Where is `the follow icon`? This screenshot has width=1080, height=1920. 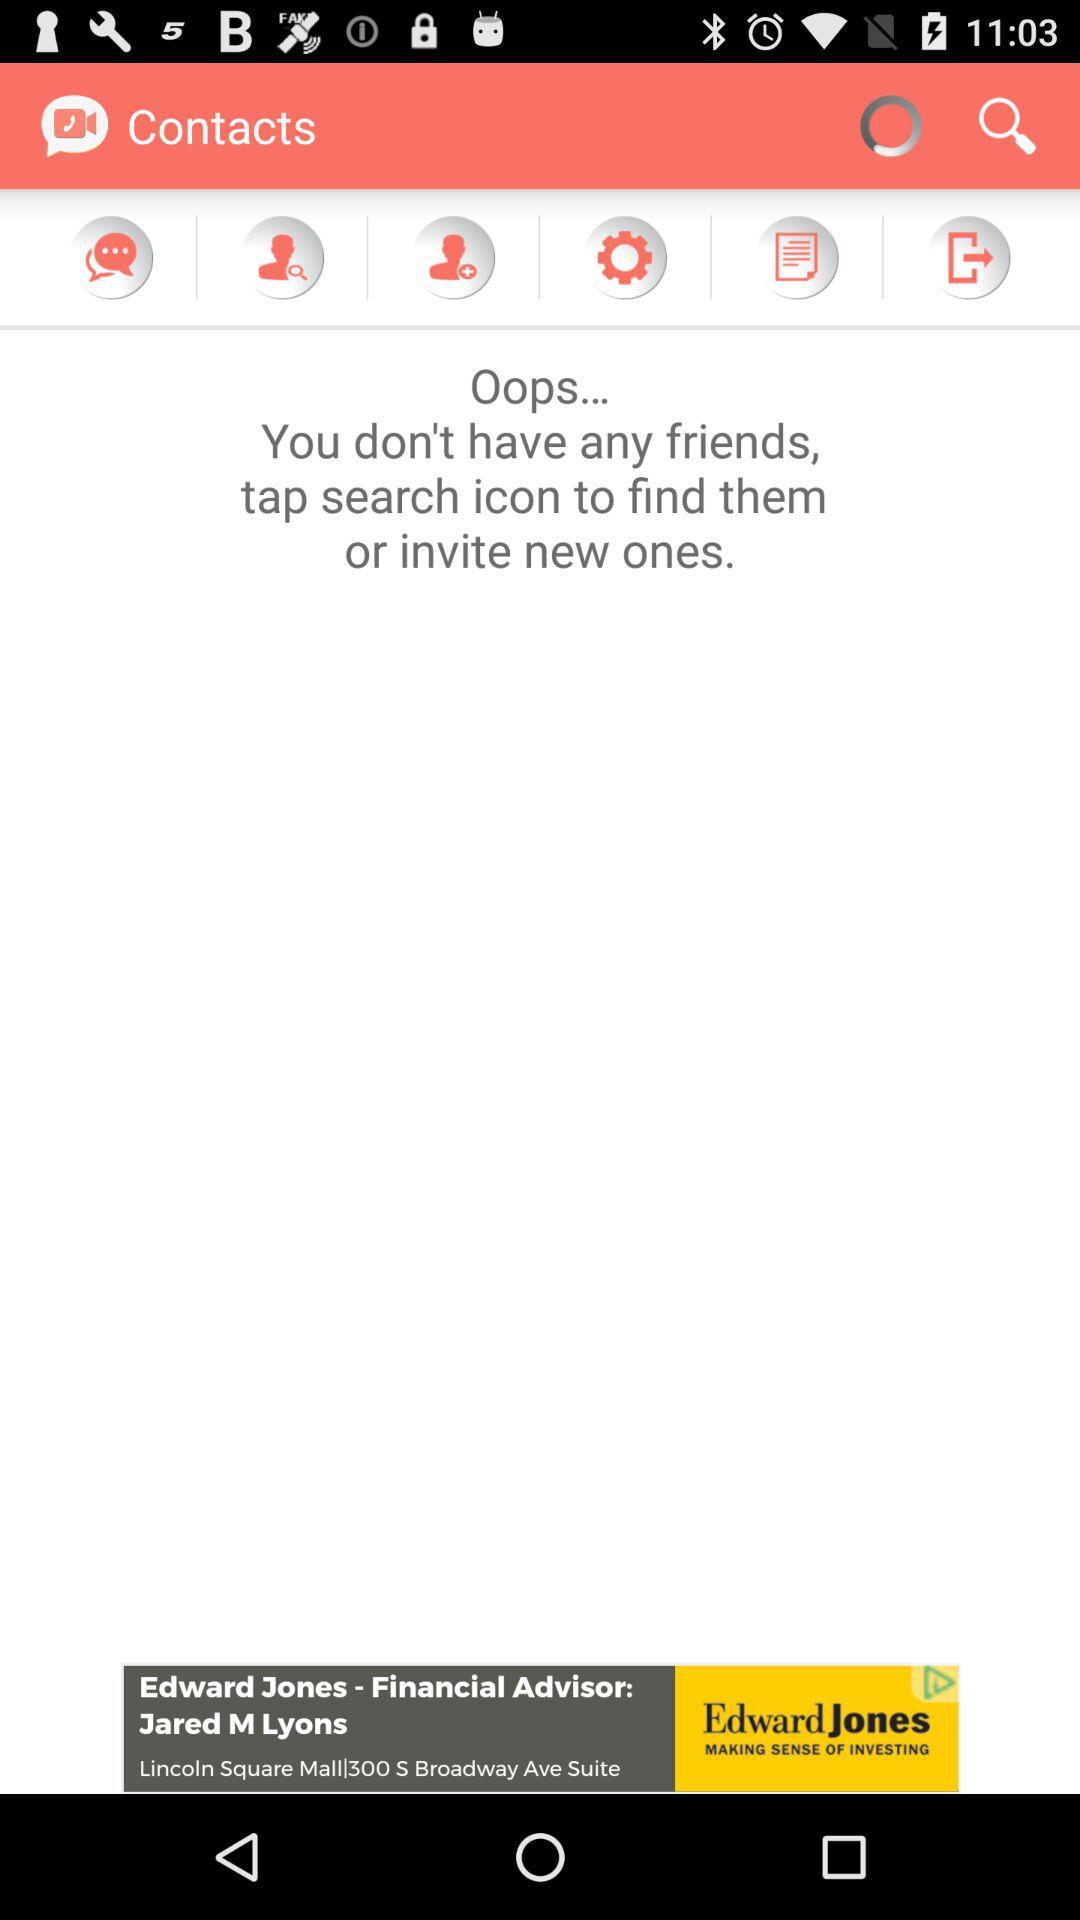 the follow icon is located at coordinates (452, 274).